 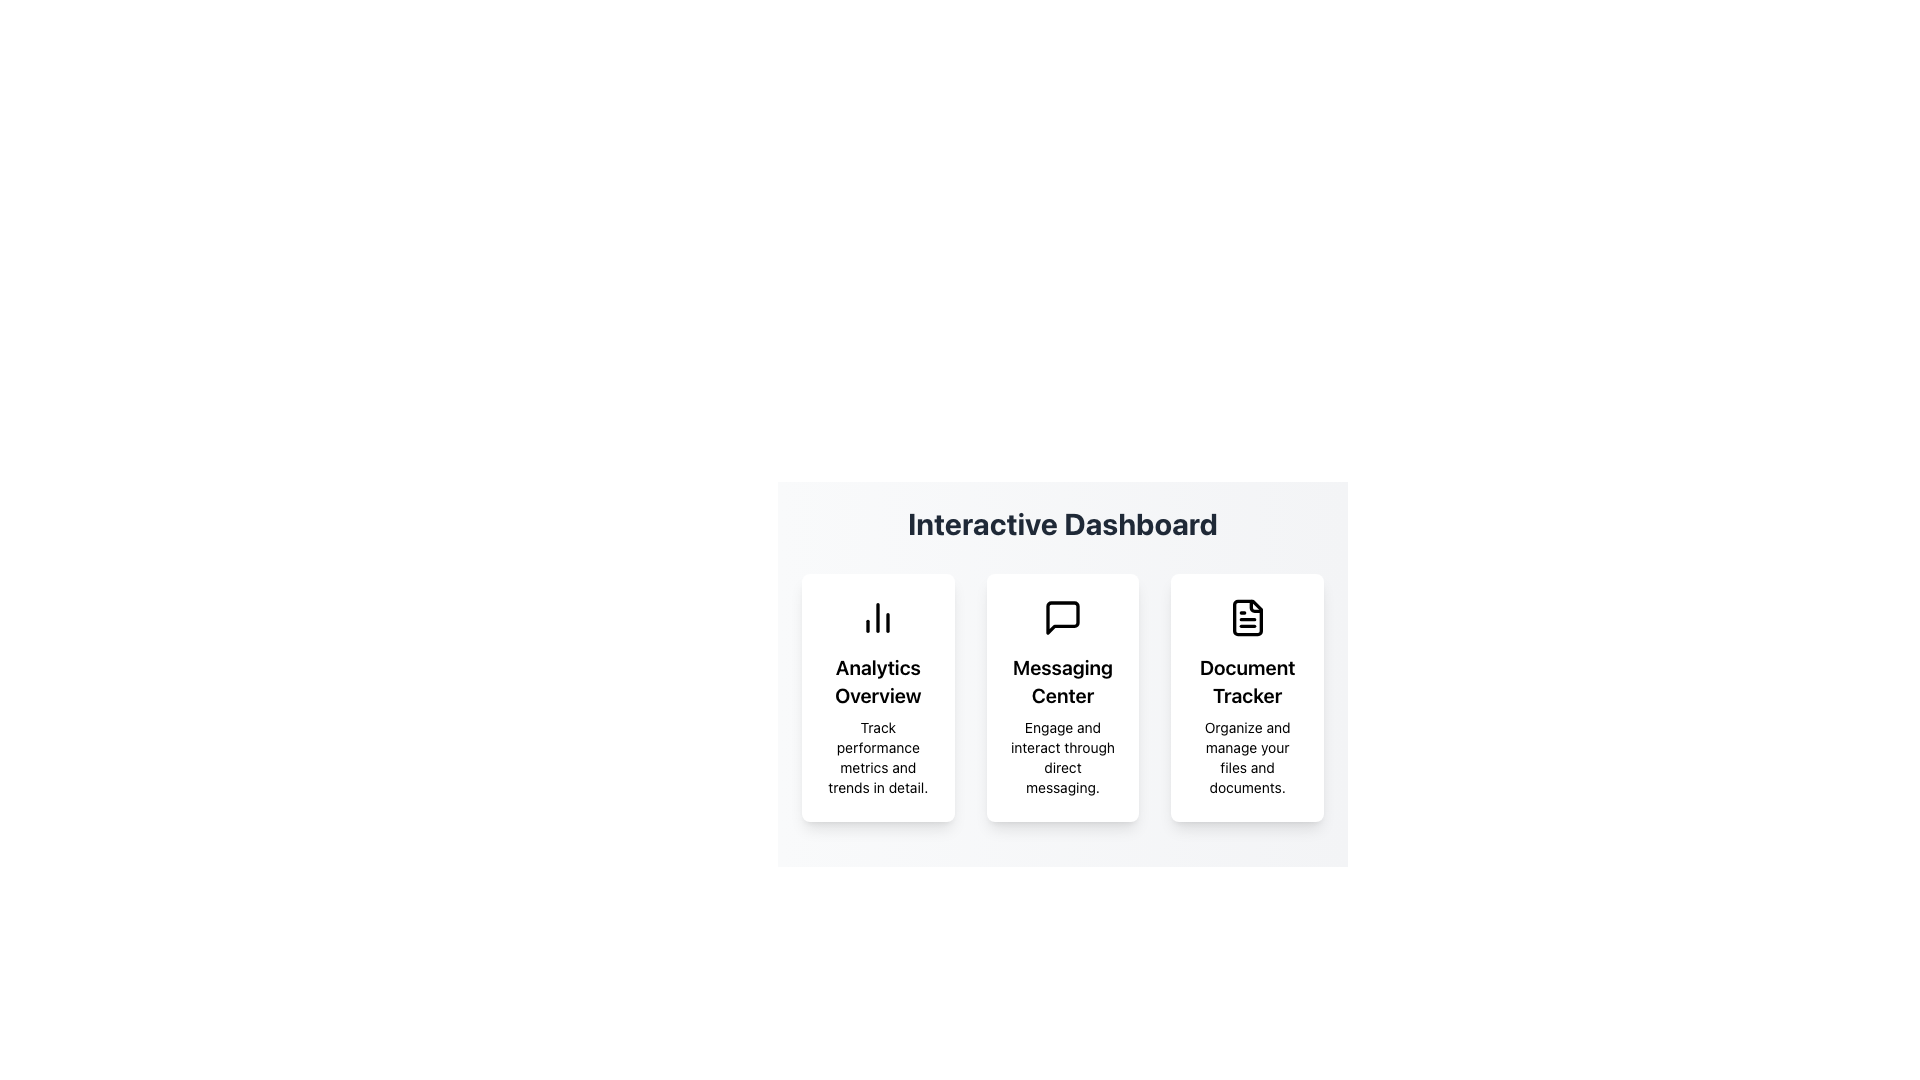 What do you see at coordinates (1246, 758) in the screenshot?
I see `text block containing 'Organize and manage your files and documents.' which is styled in black color and located in the 'Document Tracker' section, below the title 'Document Tracker'` at bounding box center [1246, 758].